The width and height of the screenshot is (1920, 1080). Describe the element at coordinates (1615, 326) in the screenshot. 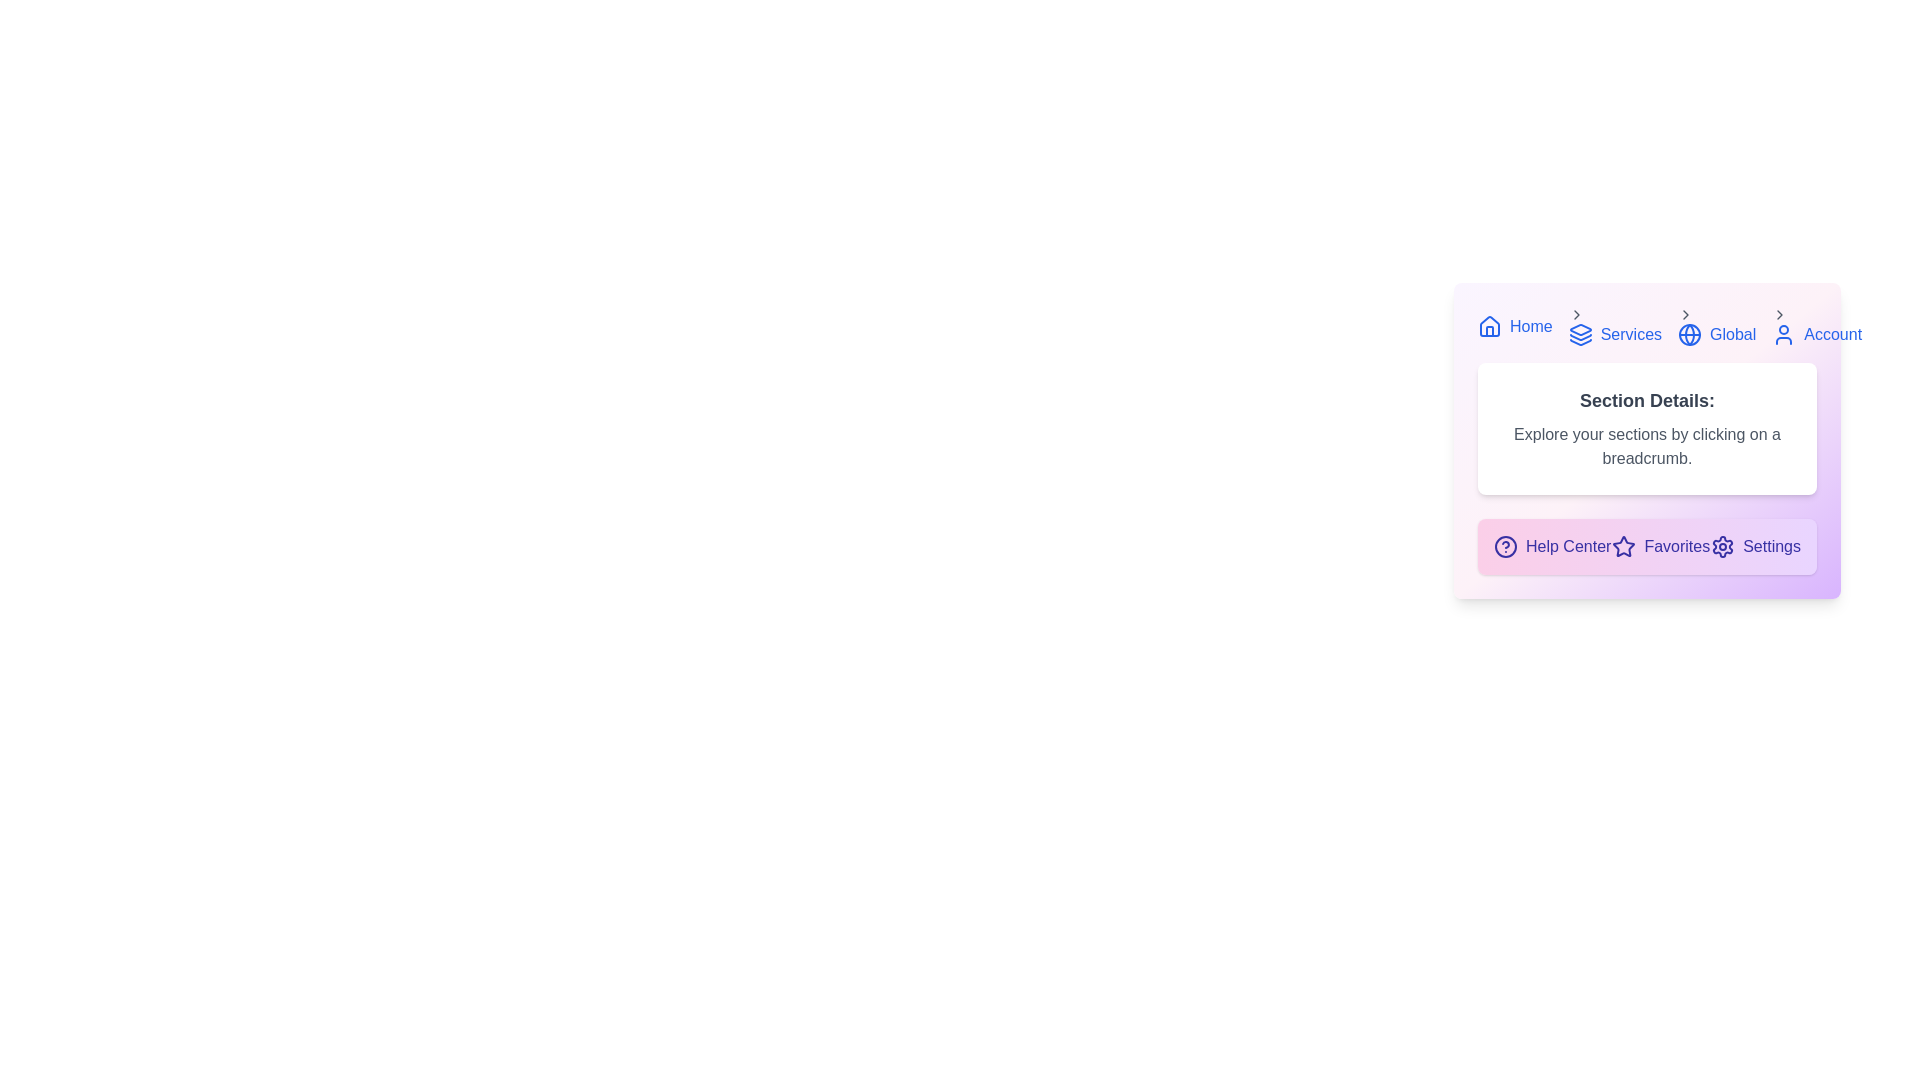

I see `the 'Services' navigational link, which consists of a blue stack icon and blue, underlined, bold text` at that location.